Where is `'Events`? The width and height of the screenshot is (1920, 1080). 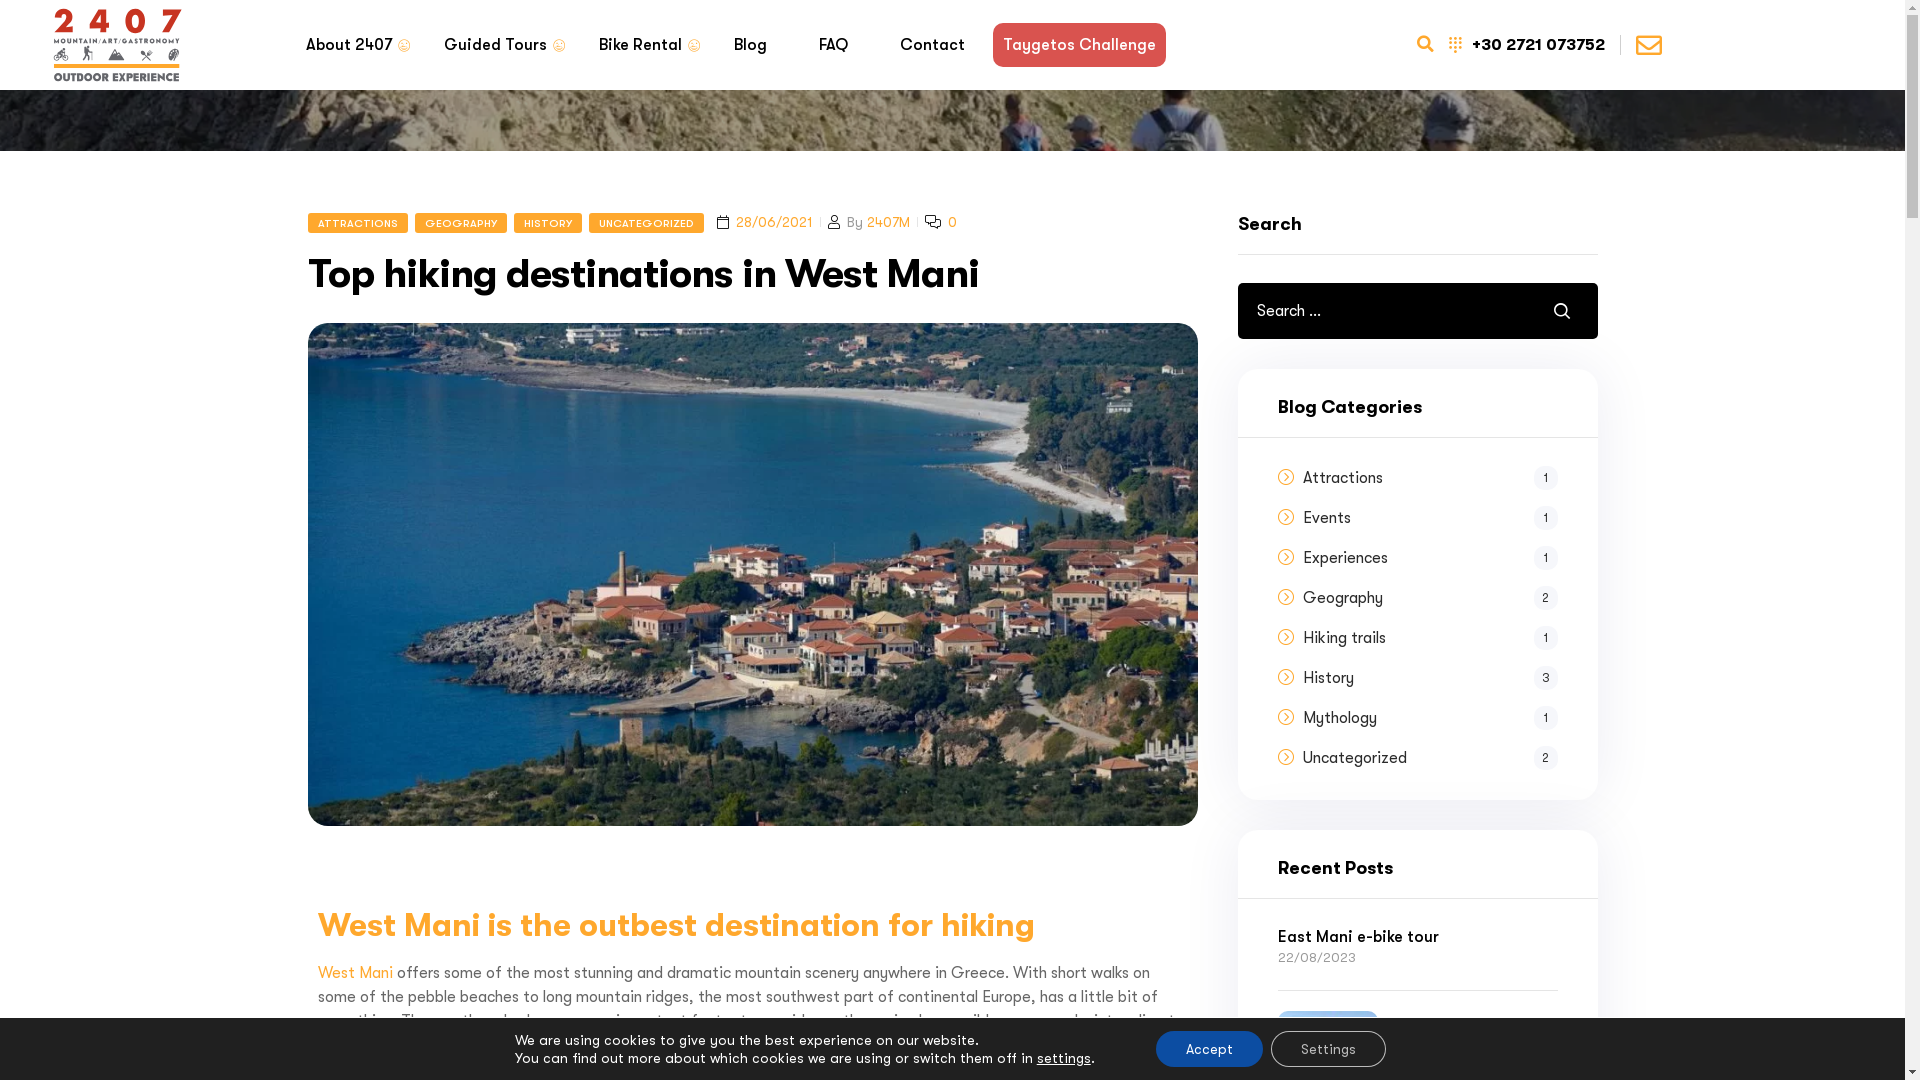 'Events is located at coordinates (1429, 516).